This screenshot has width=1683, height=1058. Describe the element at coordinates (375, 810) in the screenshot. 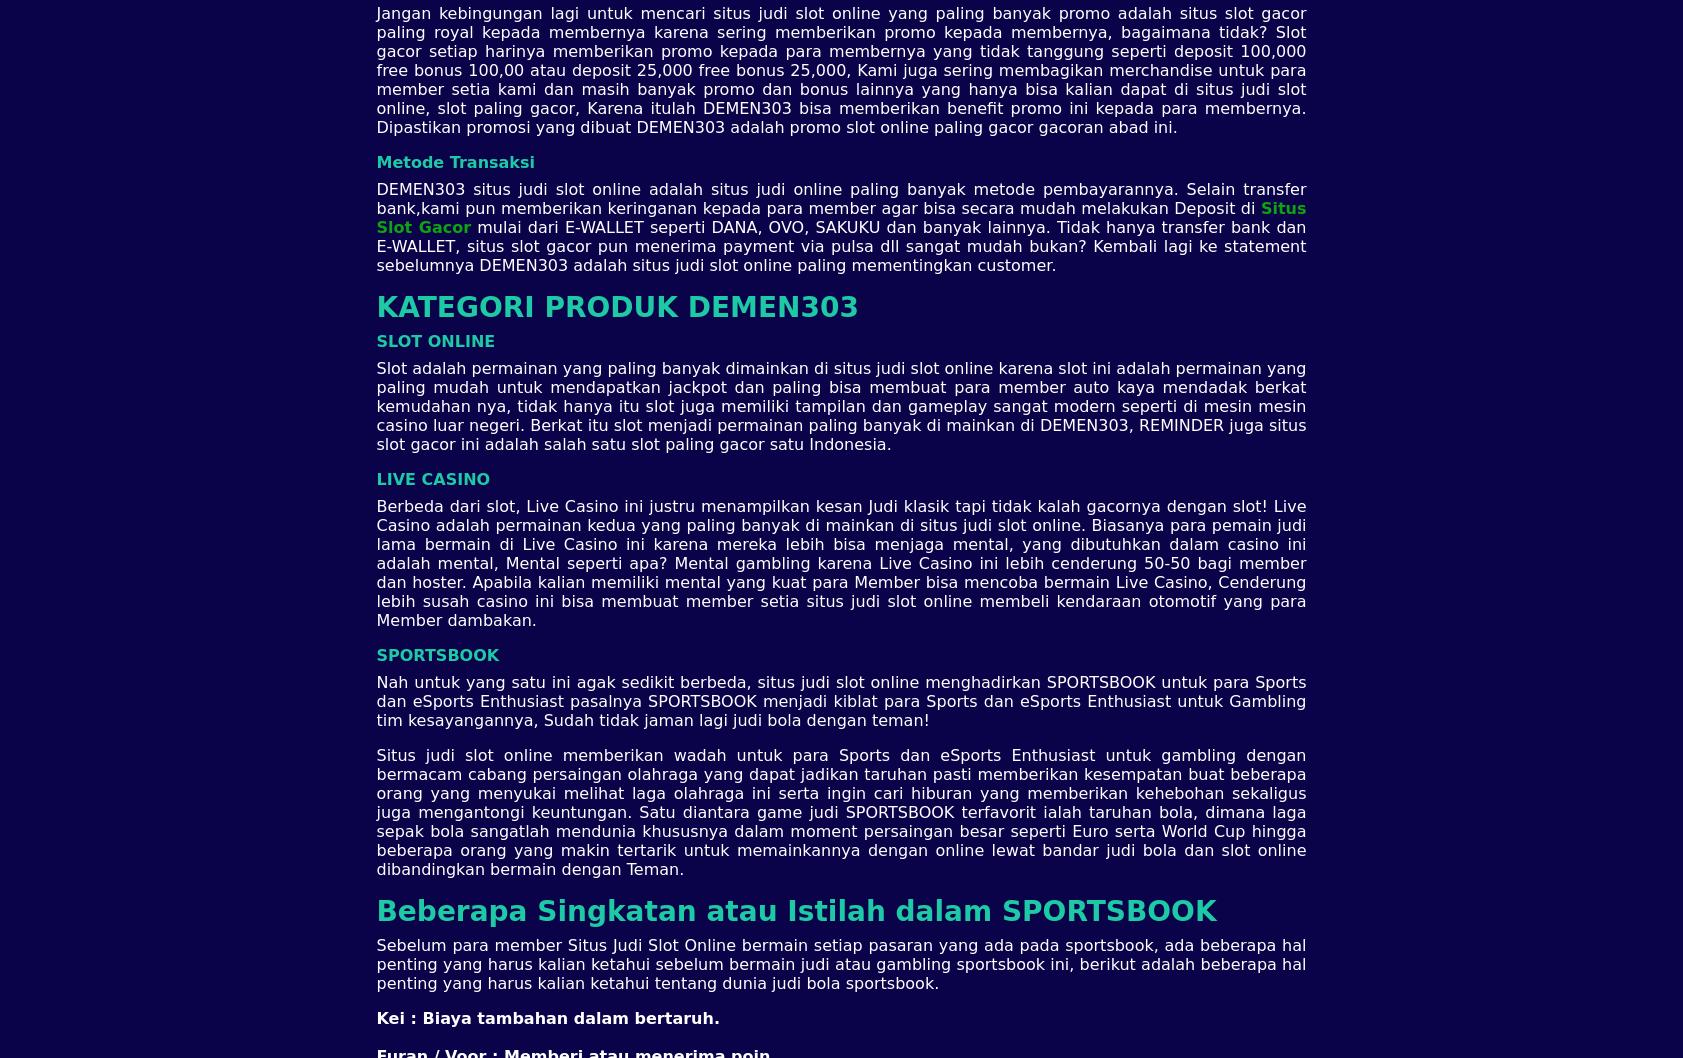

I see `'Situs judi slot online memberikan wadah untuk para Sports dan eSports Enthusiast untuk gambling dengan bermacam cabang persaingan olahraga yang dapat jadikan taruhan pasti memberikan kesempatan buat beberapa orang yang menyukai melihat laga olahraga ini serta ingin cari hiburan yang memberikan kehebohan sekaligus juga mengantongi keuntungan. Satu diantara game judi SPORTSBOOK terfavorit ialah taruhan bola, dimana laga sepak bola sangatlah mendunia khususnya dalam moment persaingan besar seperti Euro serta World Cup hingga beberapa orang yang makin tertarik untuk memainkannya dengan online lewat bandar judi bola dan slot online dibandingkan bermain dengan Teman.'` at that location.